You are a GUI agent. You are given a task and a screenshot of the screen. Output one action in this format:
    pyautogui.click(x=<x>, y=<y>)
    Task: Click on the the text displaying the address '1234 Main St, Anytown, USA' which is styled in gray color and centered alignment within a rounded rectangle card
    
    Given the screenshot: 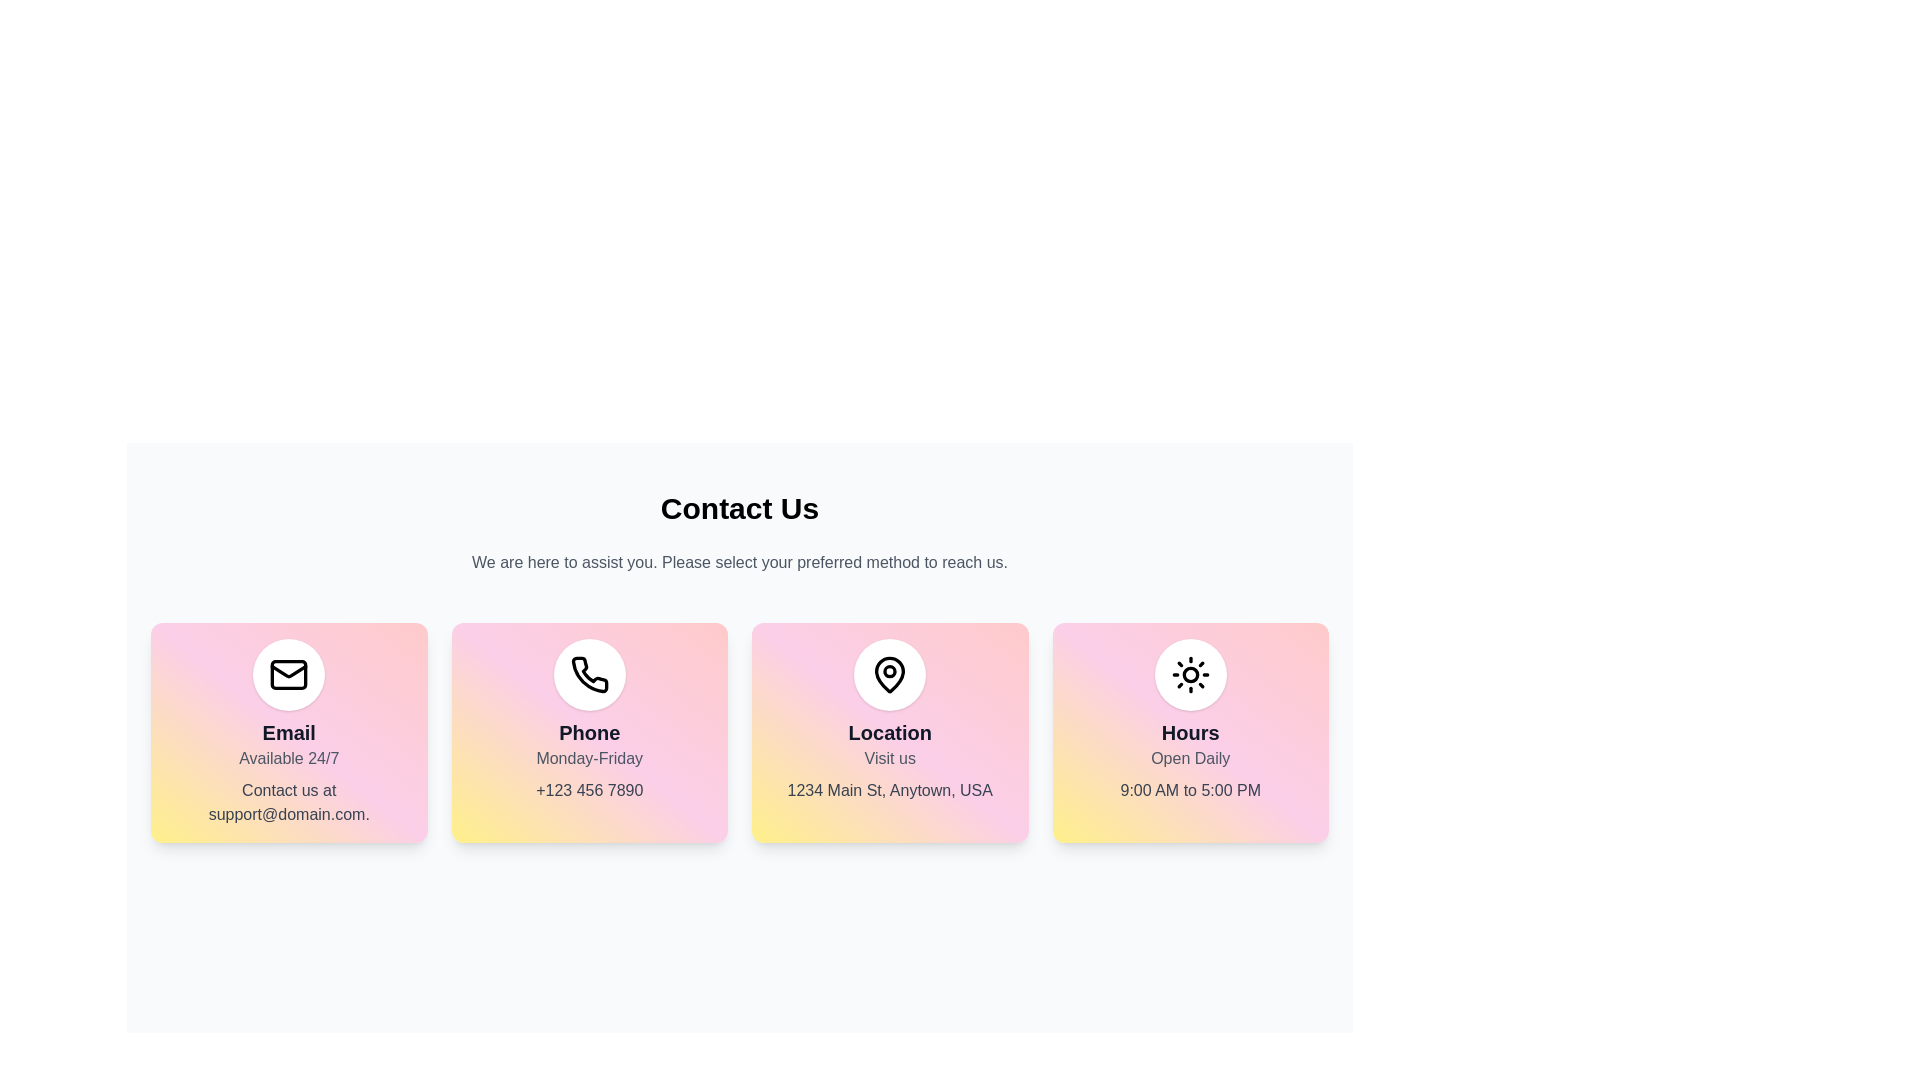 What is the action you would take?
    pyautogui.click(x=889, y=789)
    